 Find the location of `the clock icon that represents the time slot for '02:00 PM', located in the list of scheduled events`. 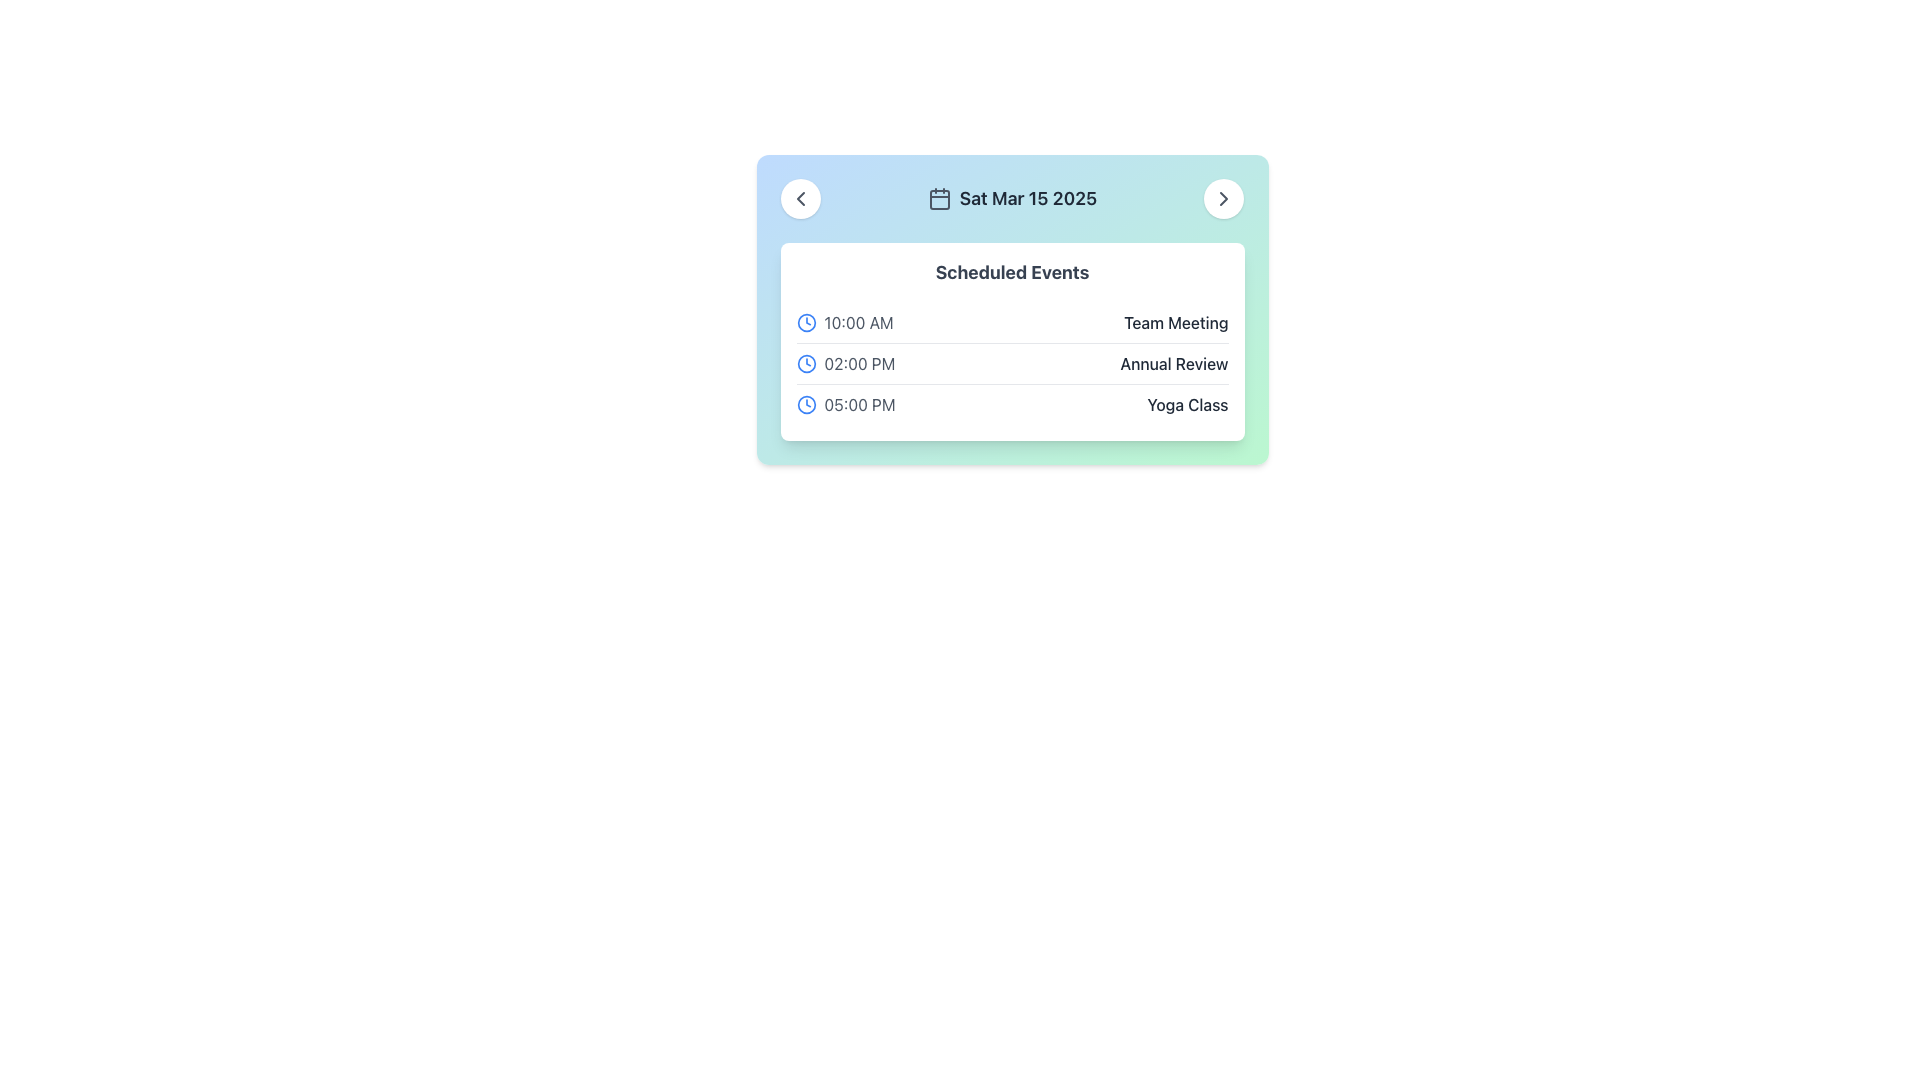

the clock icon that represents the time slot for '02:00 PM', located in the list of scheduled events is located at coordinates (806, 363).